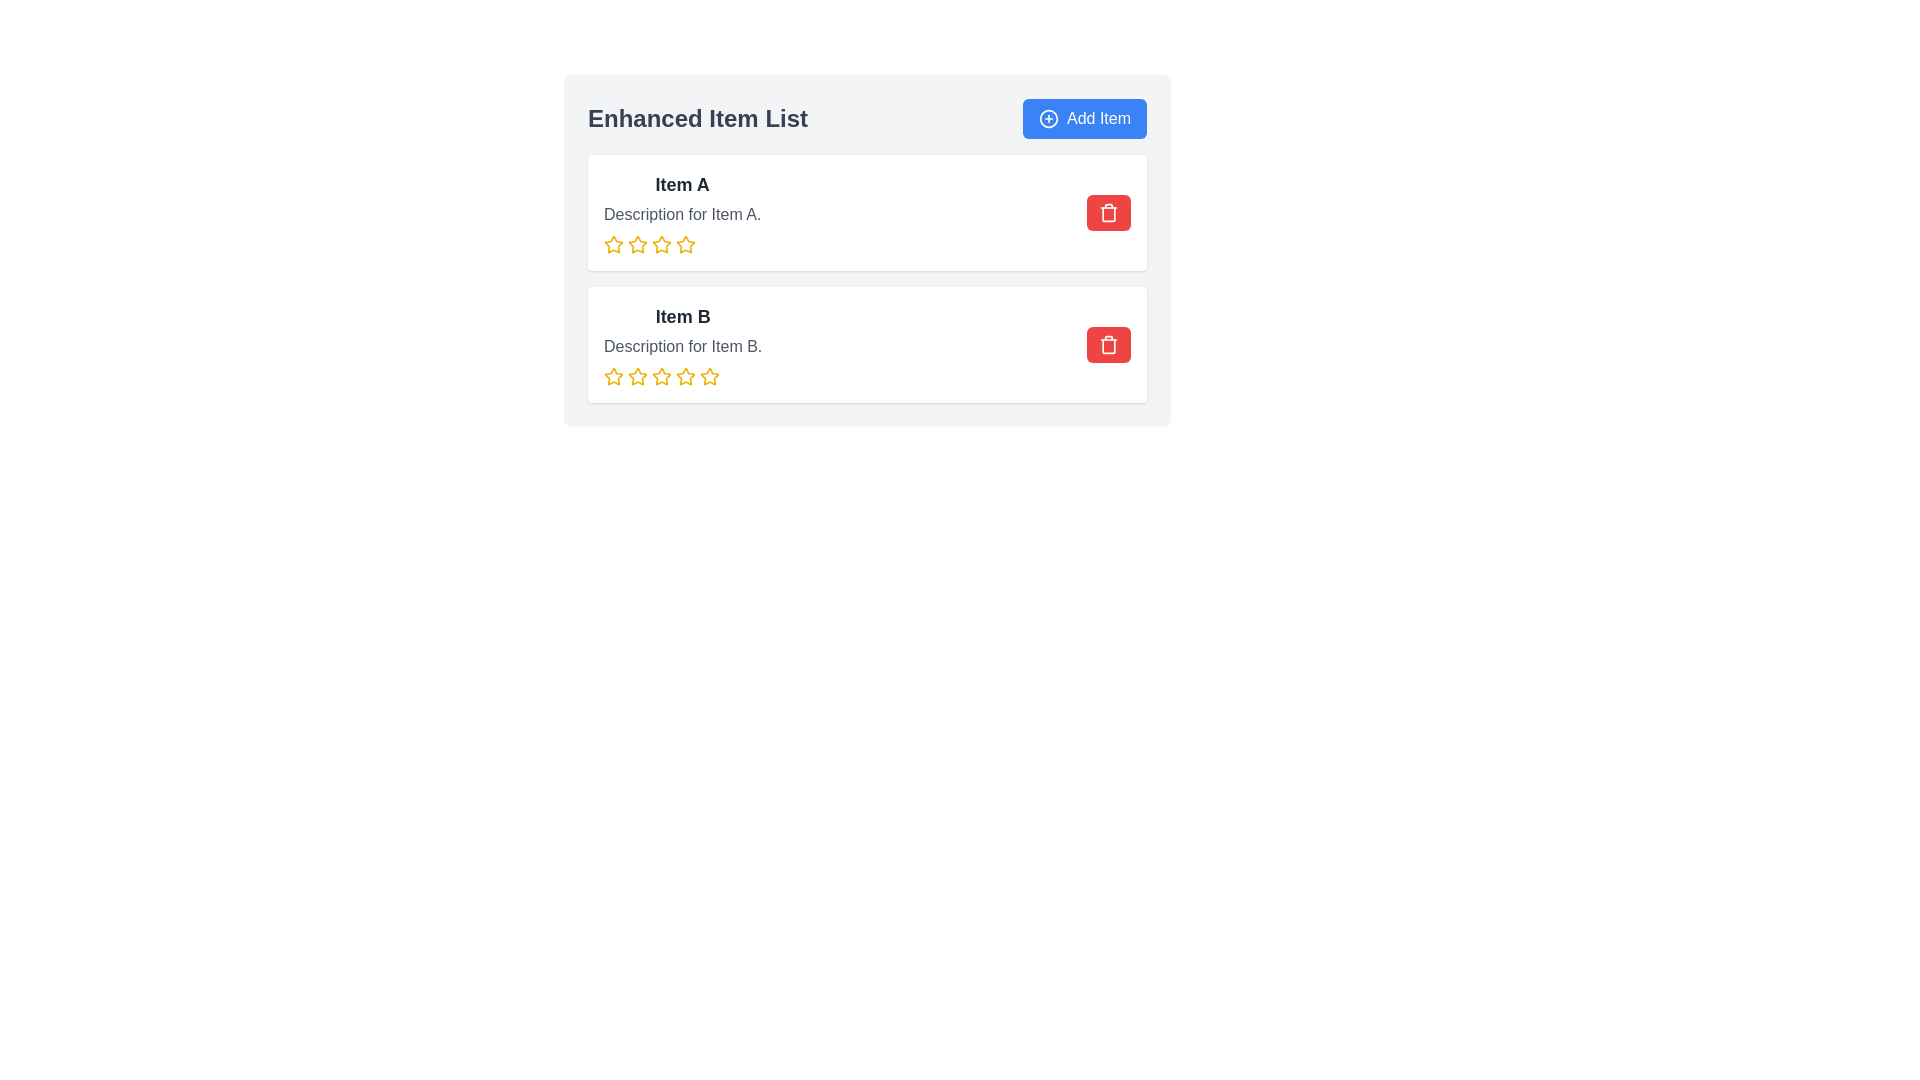 The width and height of the screenshot is (1920, 1080). I want to click on the first yellow star icon in the rating component for 'Item B', so click(613, 377).